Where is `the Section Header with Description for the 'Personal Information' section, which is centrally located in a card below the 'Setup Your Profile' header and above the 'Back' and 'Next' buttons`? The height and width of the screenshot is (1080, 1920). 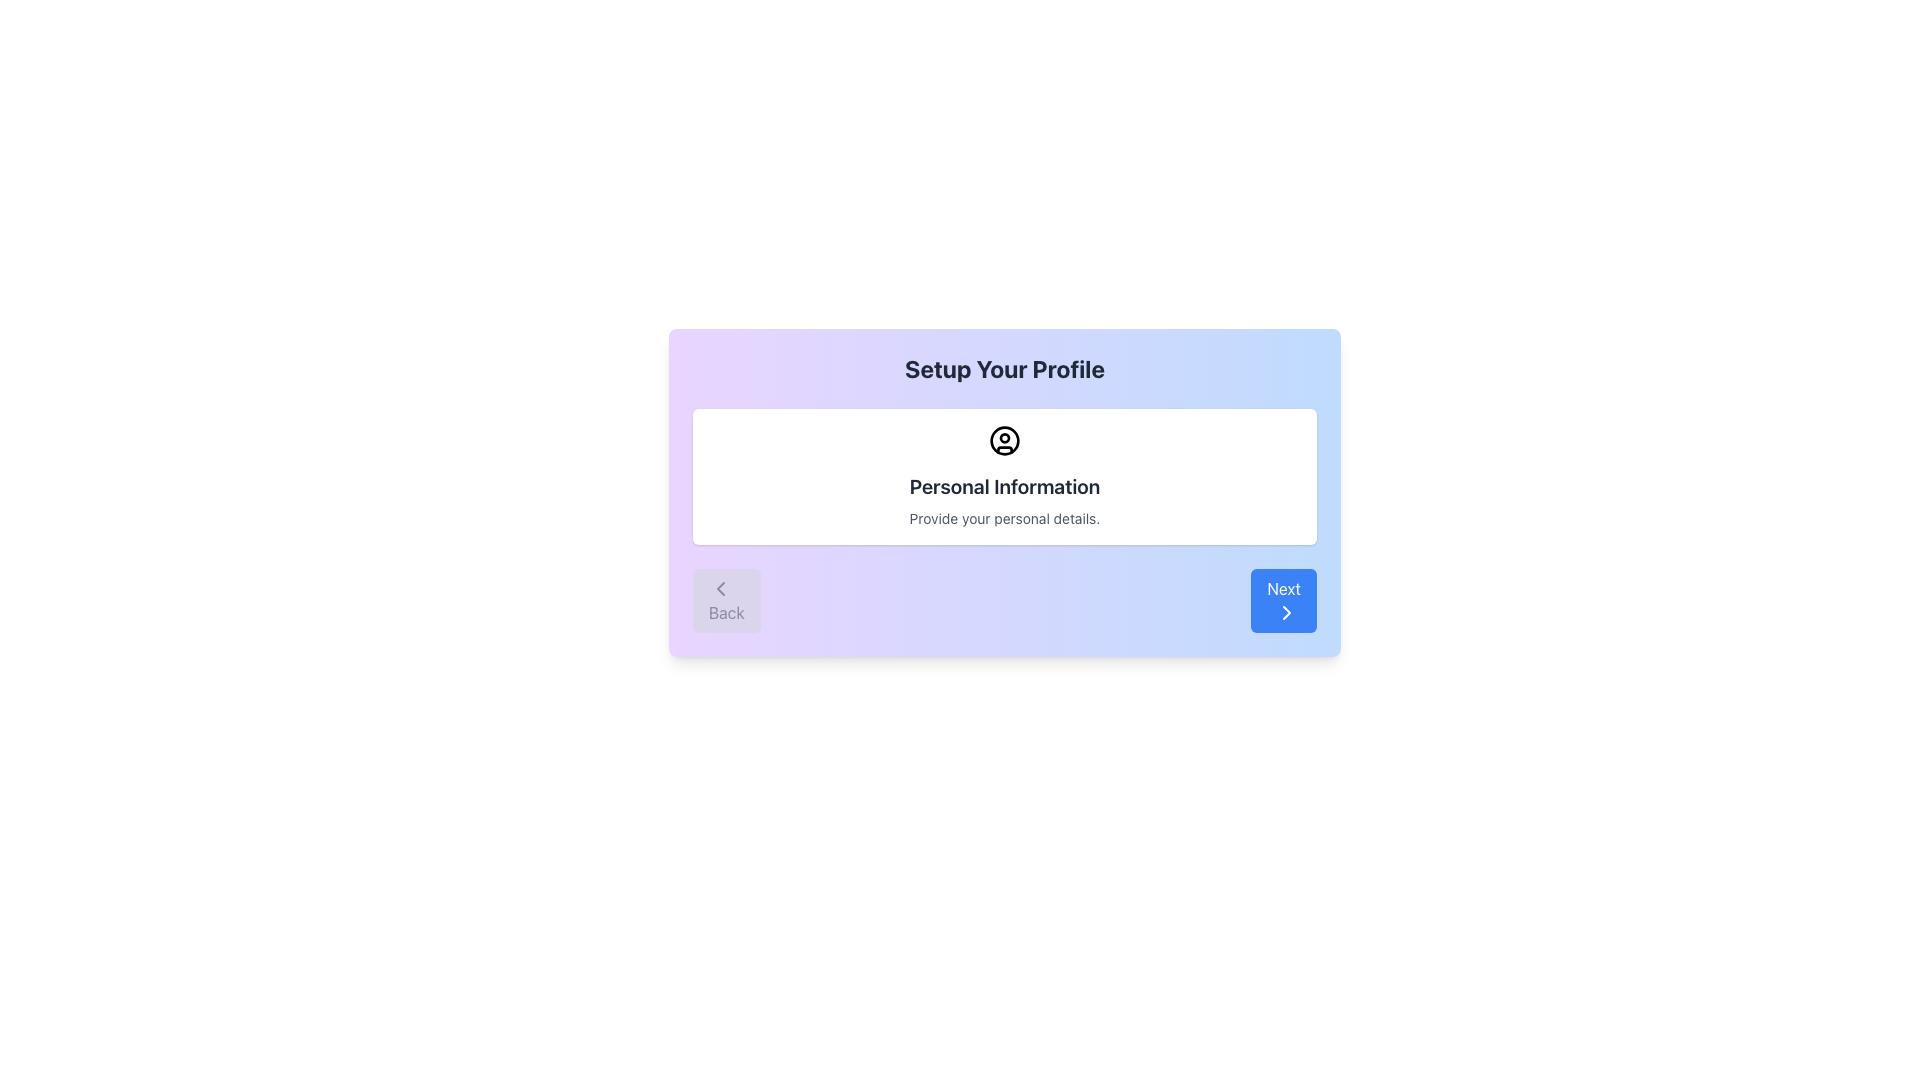 the Section Header with Description for the 'Personal Information' section, which is centrally located in a card below the 'Setup Your Profile' header and above the 'Back' and 'Next' buttons is located at coordinates (1004, 477).